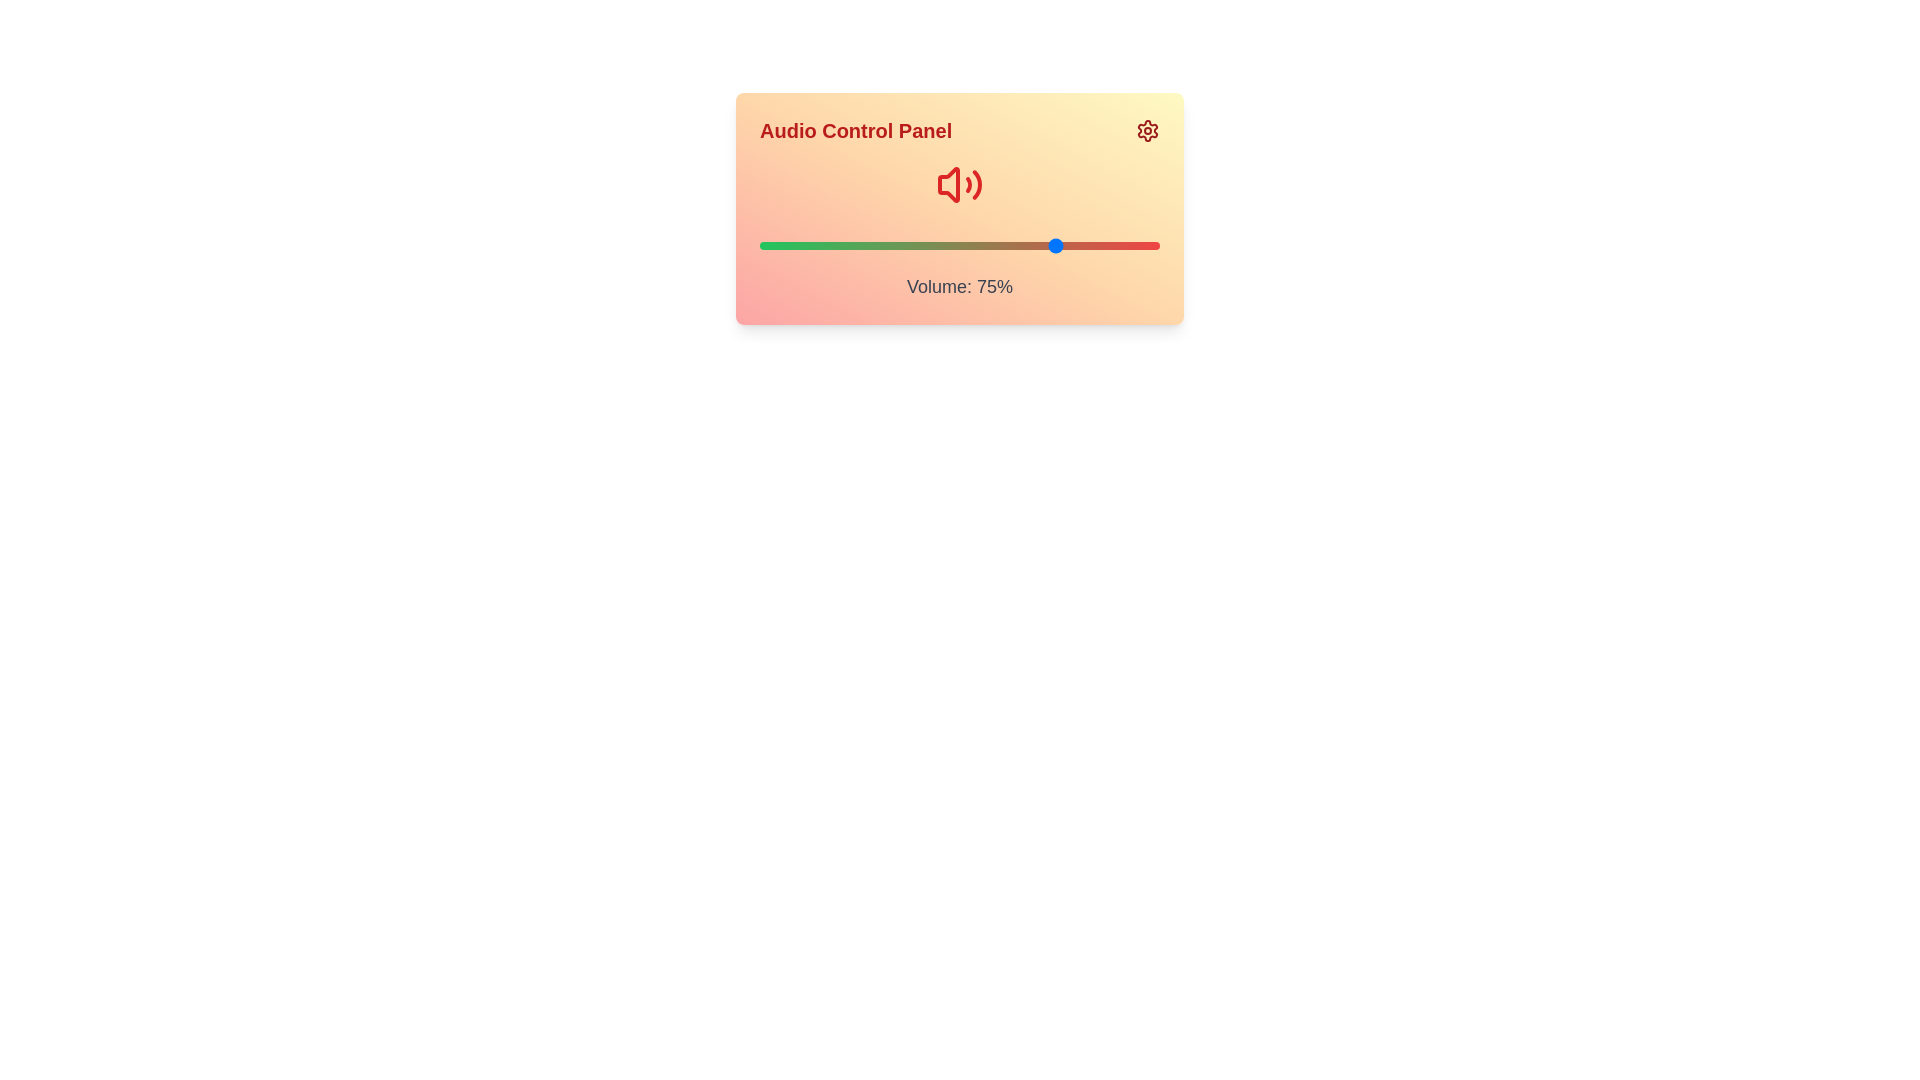  Describe the element at coordinates (960, 185) in the screenshot. I see `the volume icon to observe visual feedback` at that location.